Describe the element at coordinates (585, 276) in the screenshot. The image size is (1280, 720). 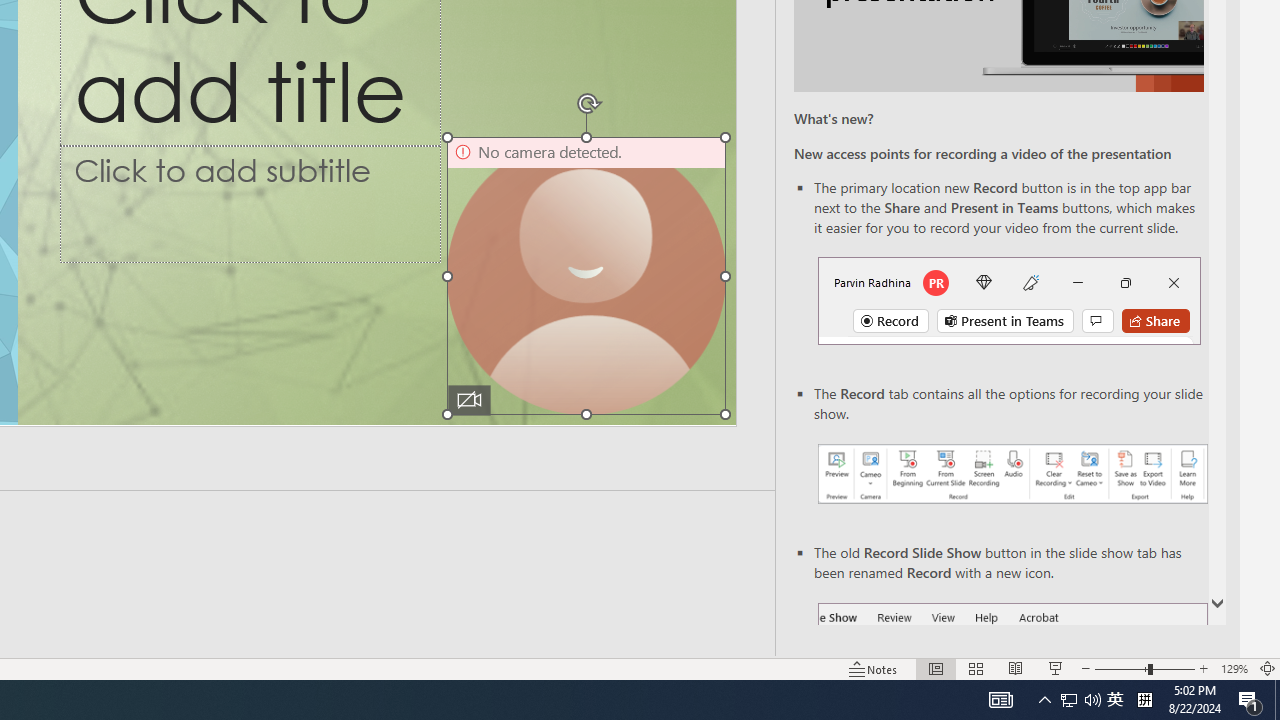
I see `'Camera 9, No camera detected.'` at that location.